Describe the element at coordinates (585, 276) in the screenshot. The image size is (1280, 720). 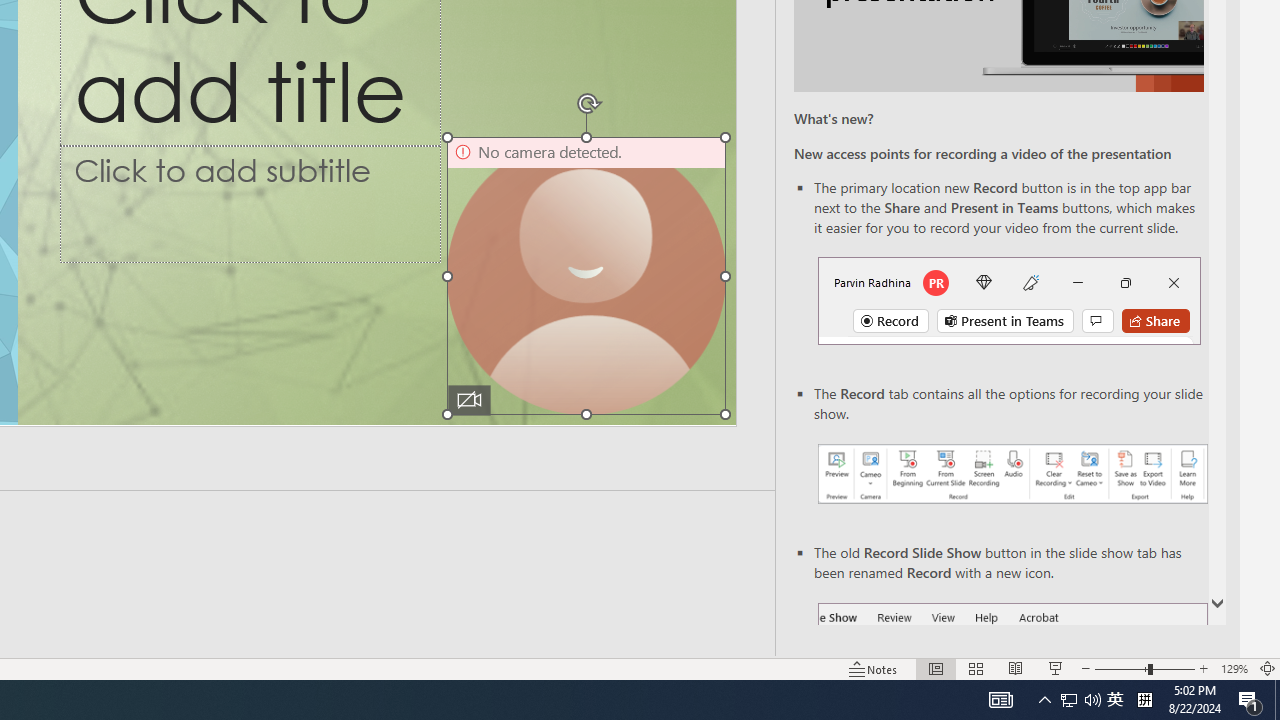
I see `'Camera 9, No camera detected.'` at that location.